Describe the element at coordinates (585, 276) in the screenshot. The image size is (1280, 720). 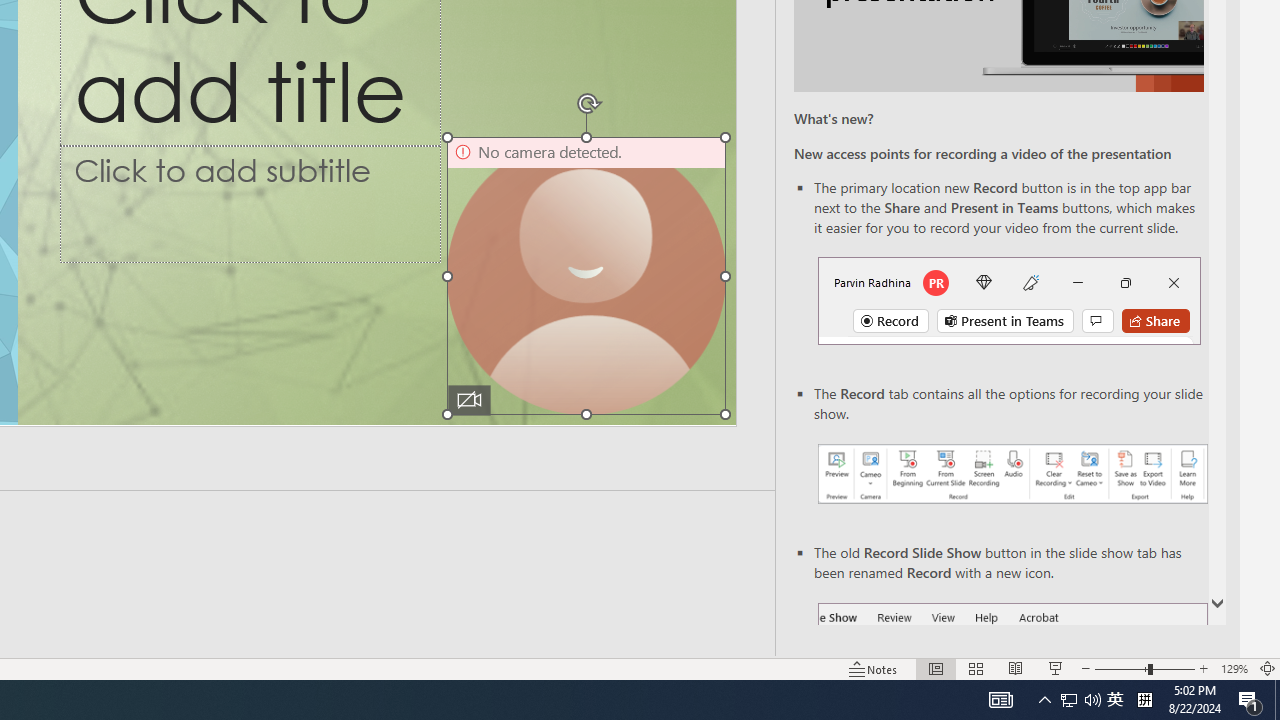
I see `'Camera 9, No camera detected.'` at that location.